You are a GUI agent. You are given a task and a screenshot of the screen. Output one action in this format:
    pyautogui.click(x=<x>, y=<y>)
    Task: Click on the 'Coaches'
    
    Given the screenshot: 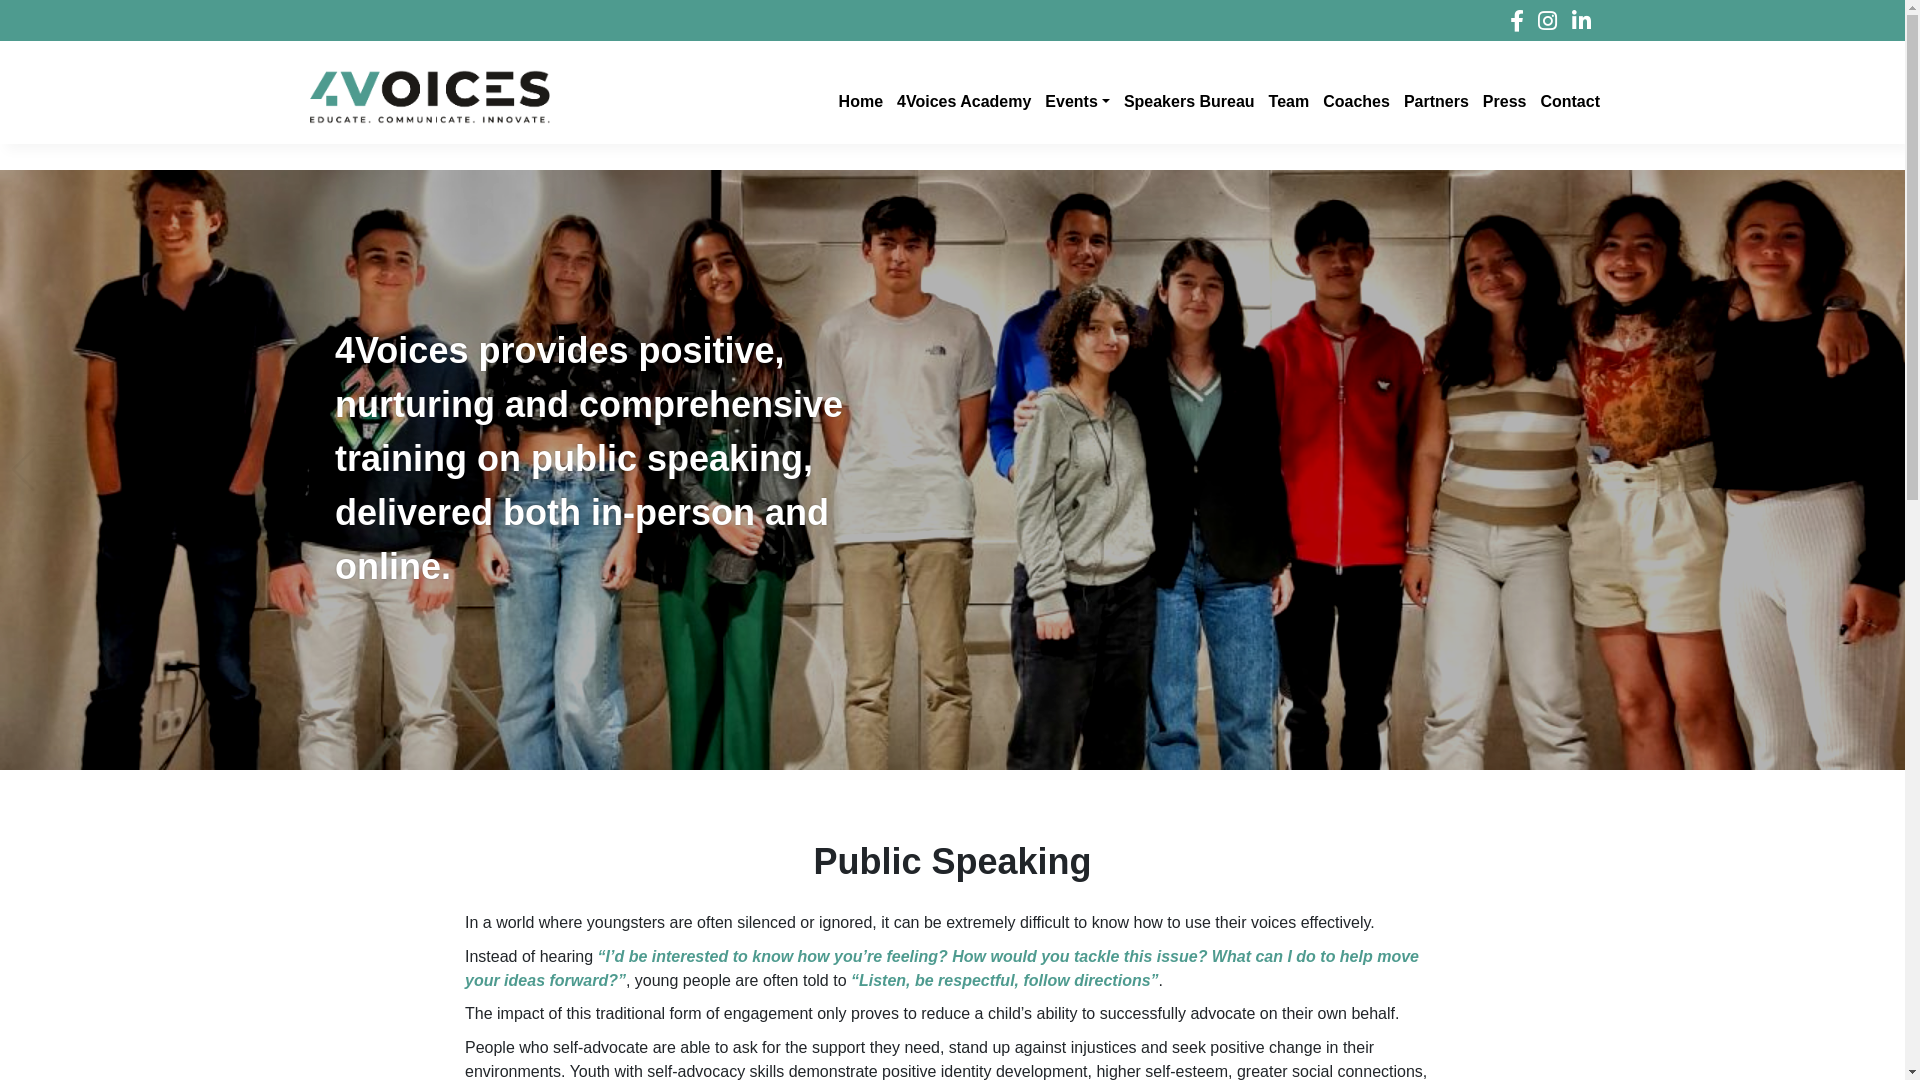 What is the action you would take?
    pyautogui.click(x=1314, y=97)
    